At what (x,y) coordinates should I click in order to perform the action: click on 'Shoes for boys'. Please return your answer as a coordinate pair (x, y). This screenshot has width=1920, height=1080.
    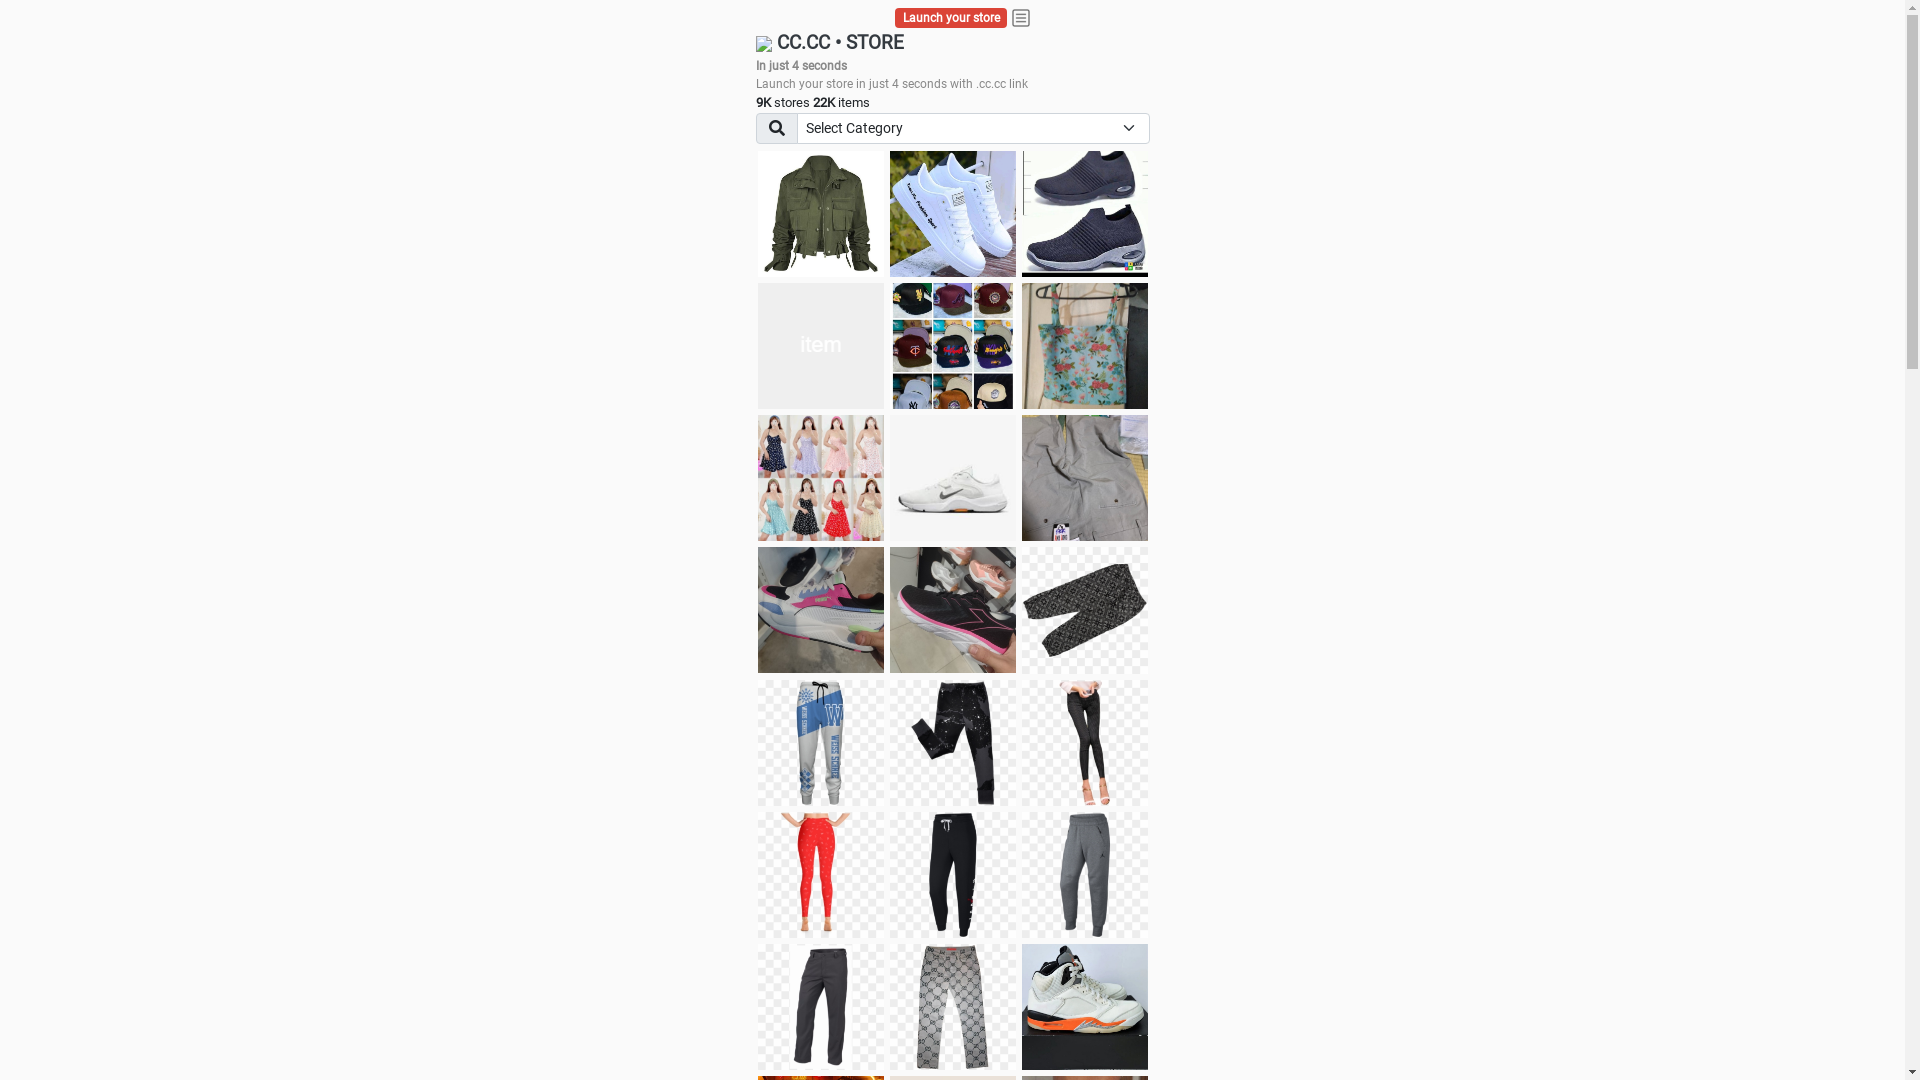
    Looking at the image, I should click on (820, 345).